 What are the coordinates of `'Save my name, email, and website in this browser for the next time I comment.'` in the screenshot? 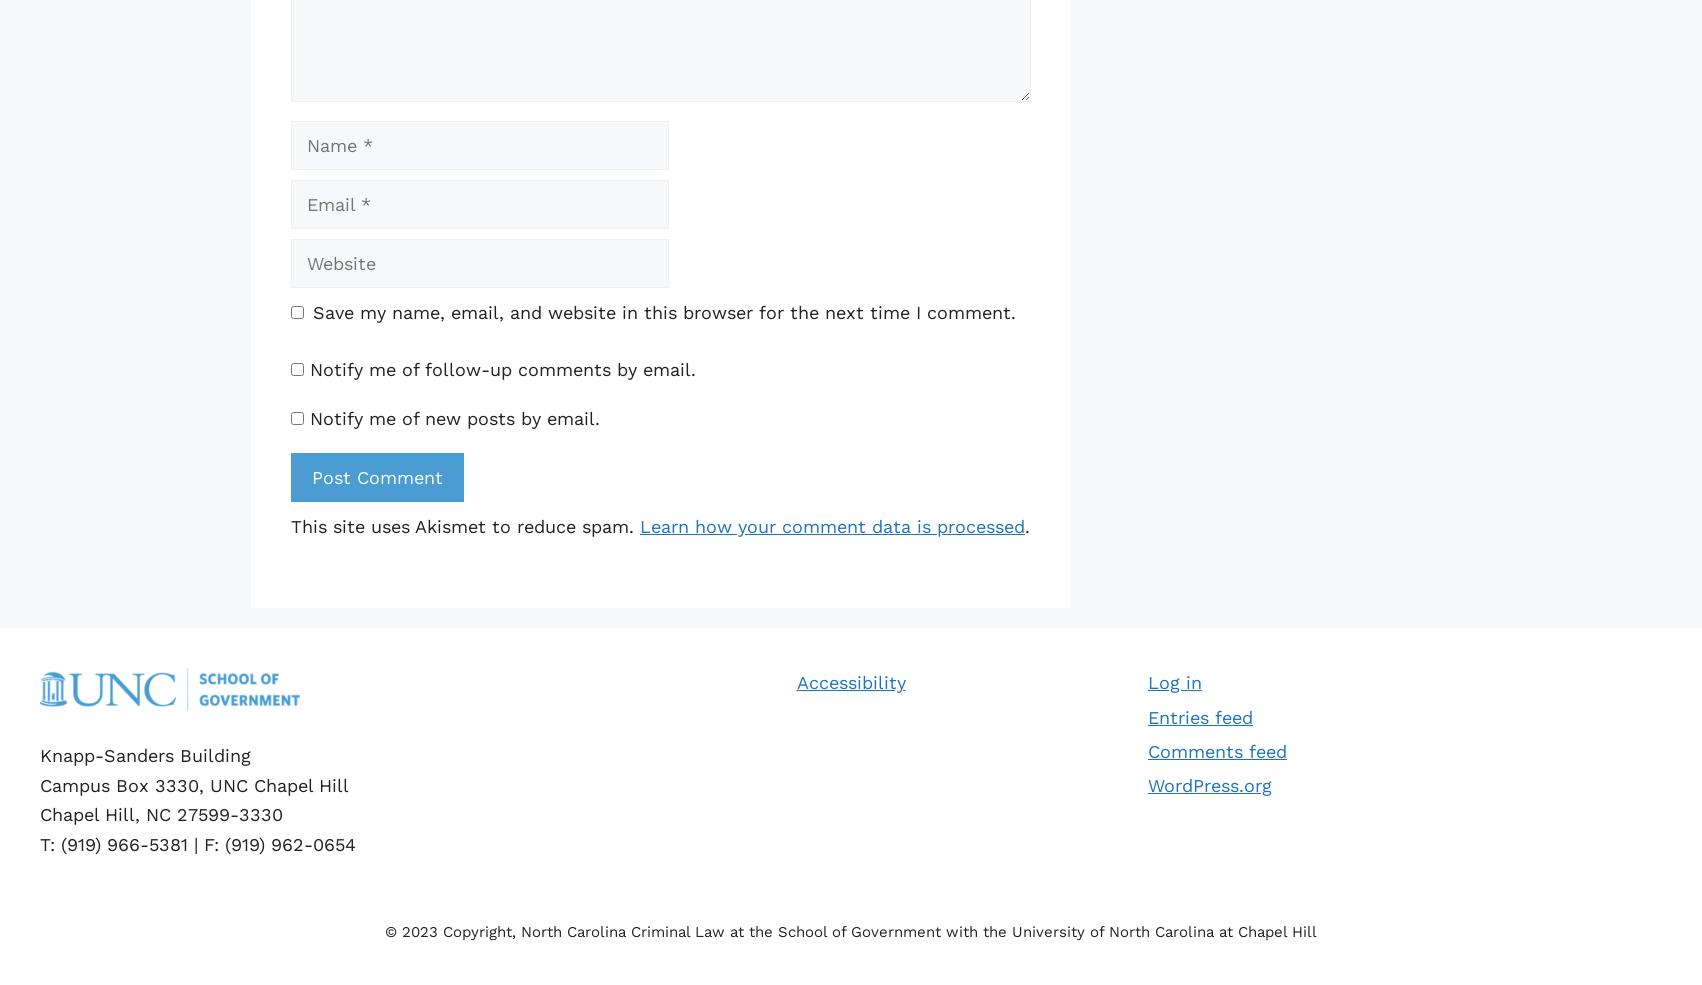 It's located at (664, 312).